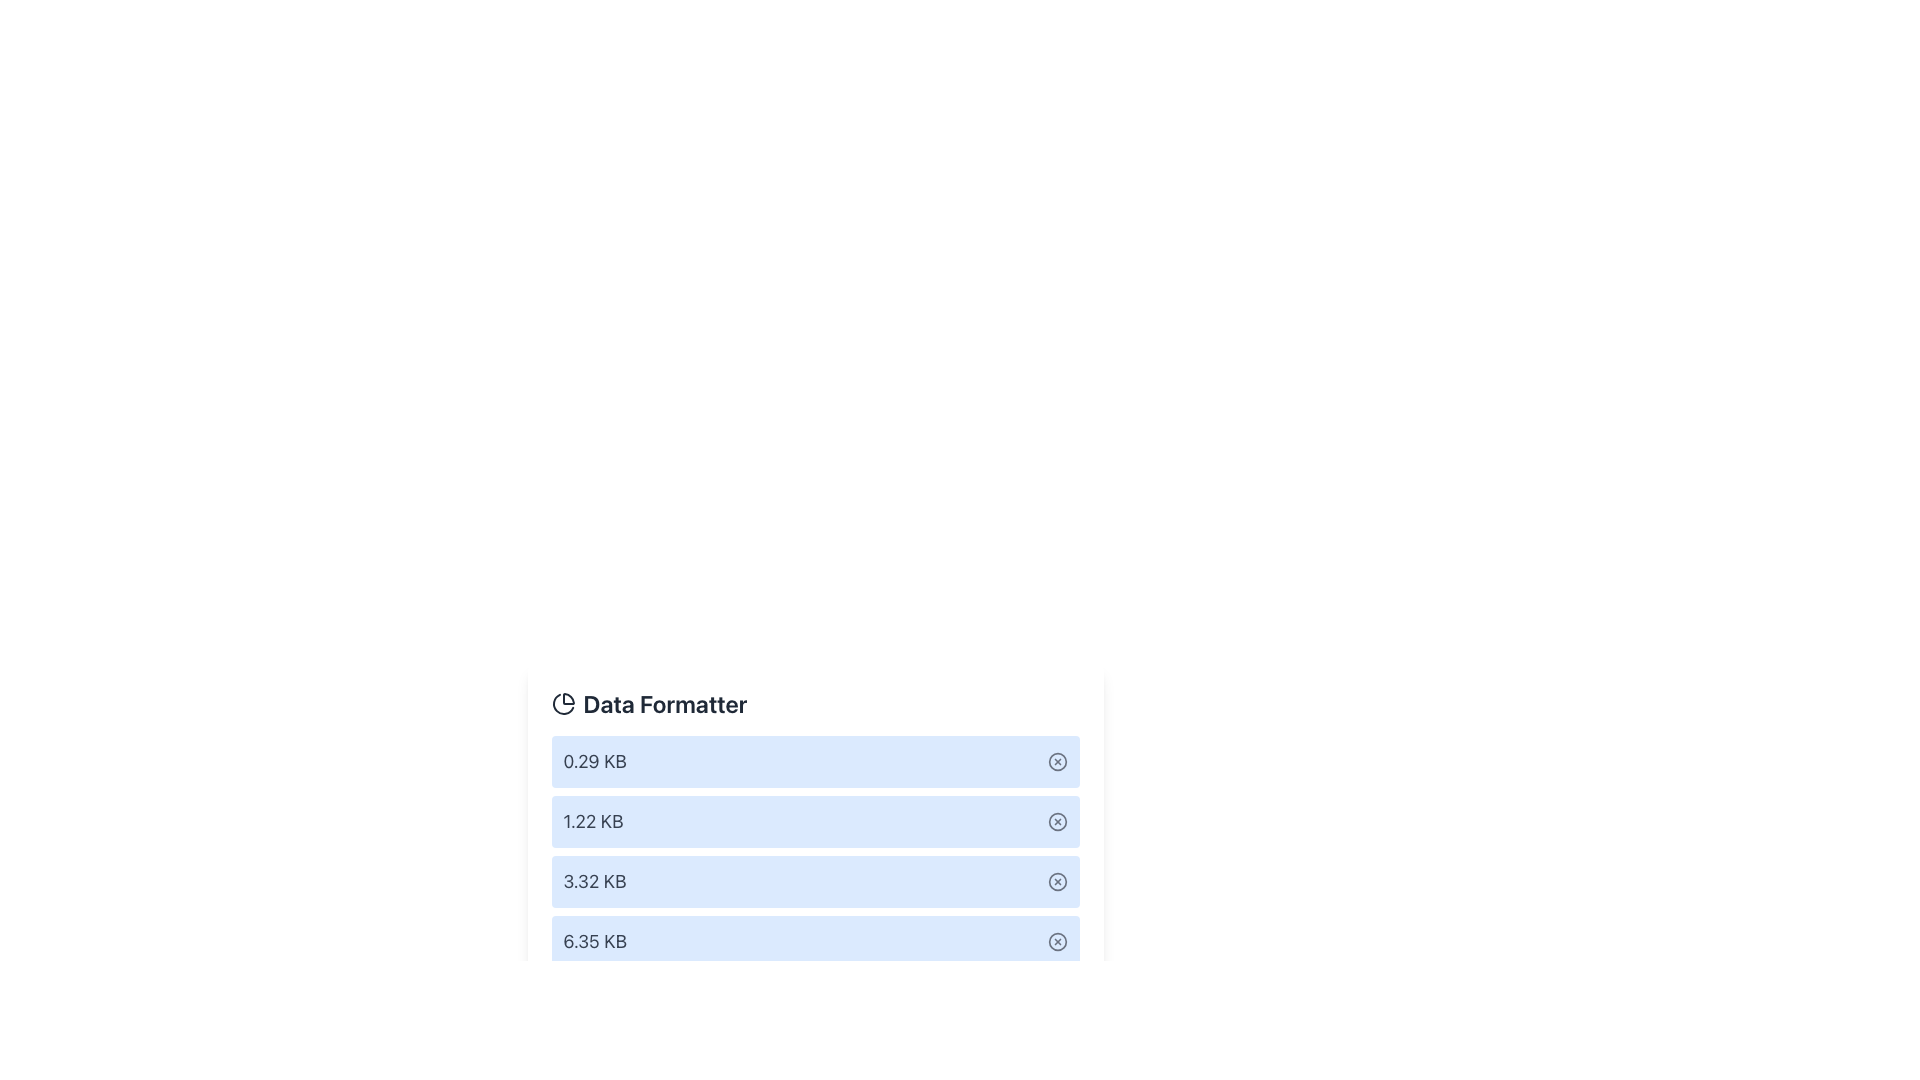 This screenshot has width=1920, height=1080. Describe the element at coordinates (1056, 821) in the screenshot. I see `the outer circle component of the close or cancel icon located on the right side of the third row in the data listing UI` at that location.